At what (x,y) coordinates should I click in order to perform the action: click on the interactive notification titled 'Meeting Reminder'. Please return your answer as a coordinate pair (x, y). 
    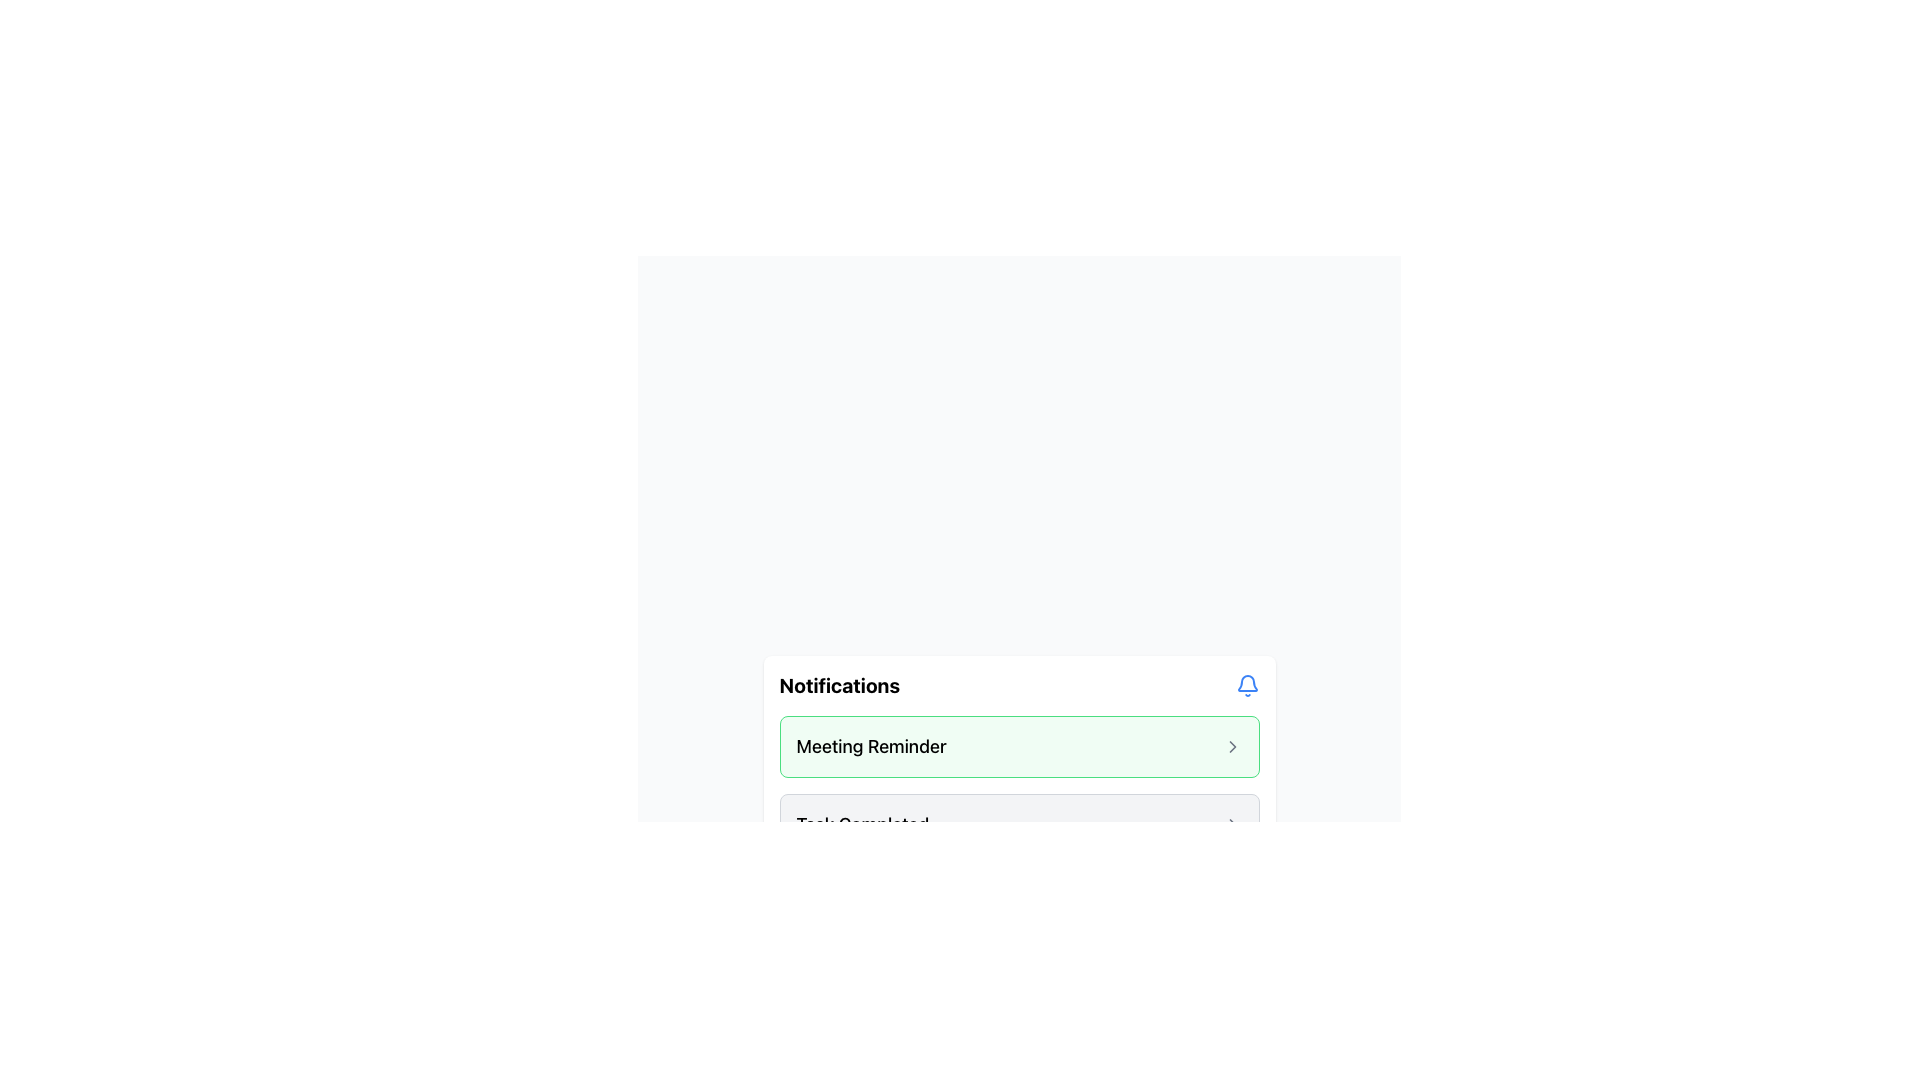
    Looking at the image, I should click on (1019, 785).